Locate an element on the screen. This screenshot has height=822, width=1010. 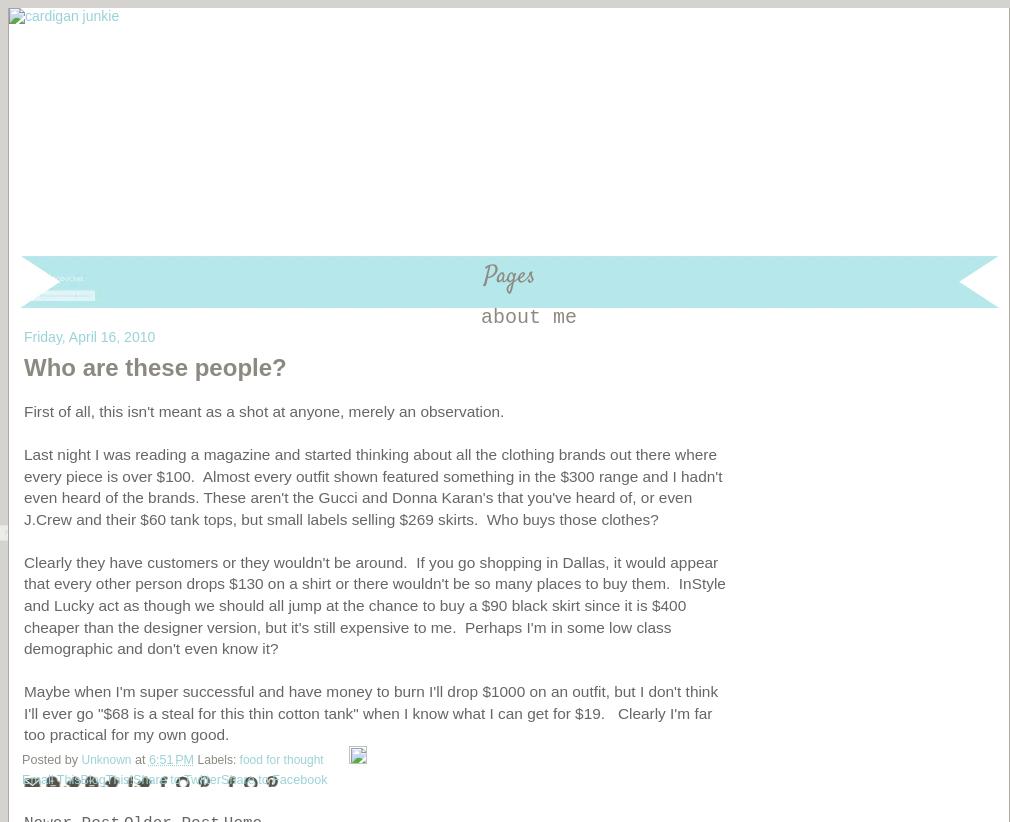
'Share to Facebook' is located at coordinates (274, 778).